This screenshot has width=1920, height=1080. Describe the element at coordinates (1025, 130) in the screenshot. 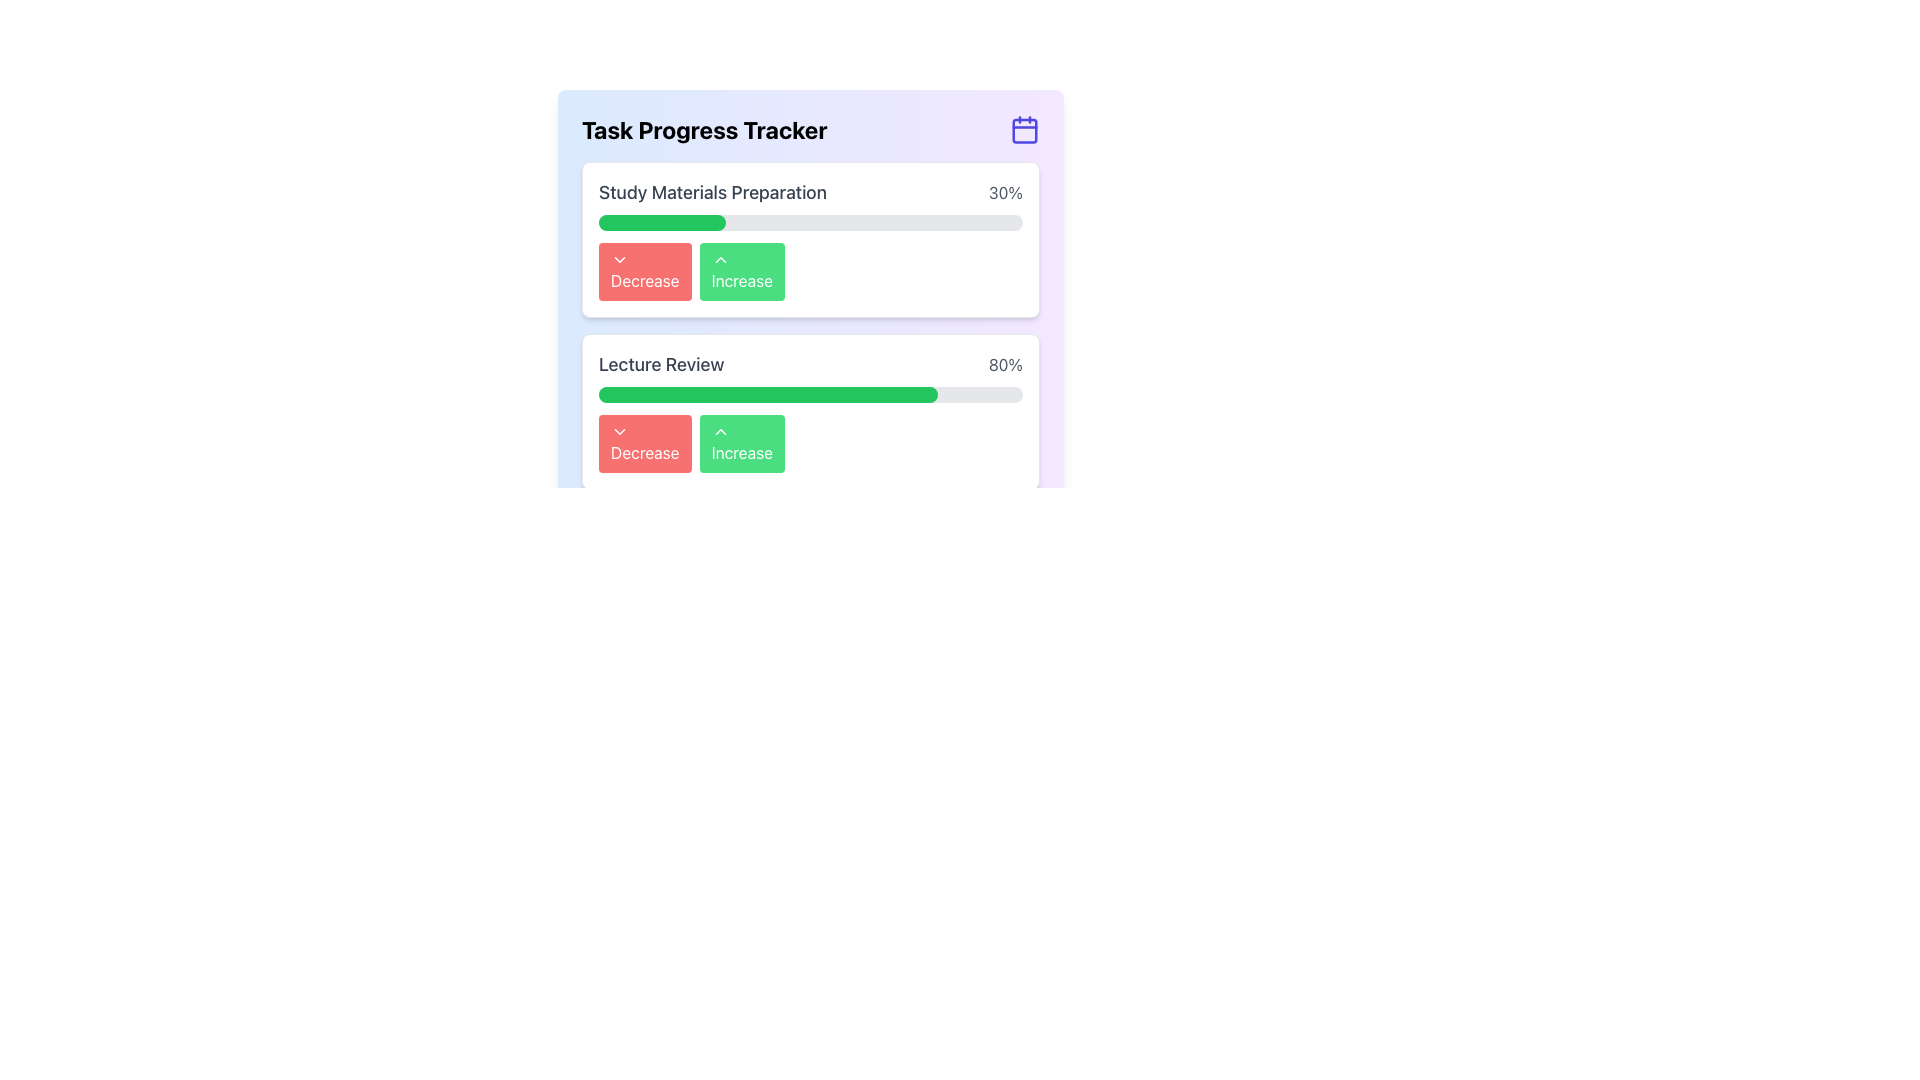

I see `the calendar icon with a purple outline located in the top-right corner of the 'Task Progress Tracker' section header` at that location.